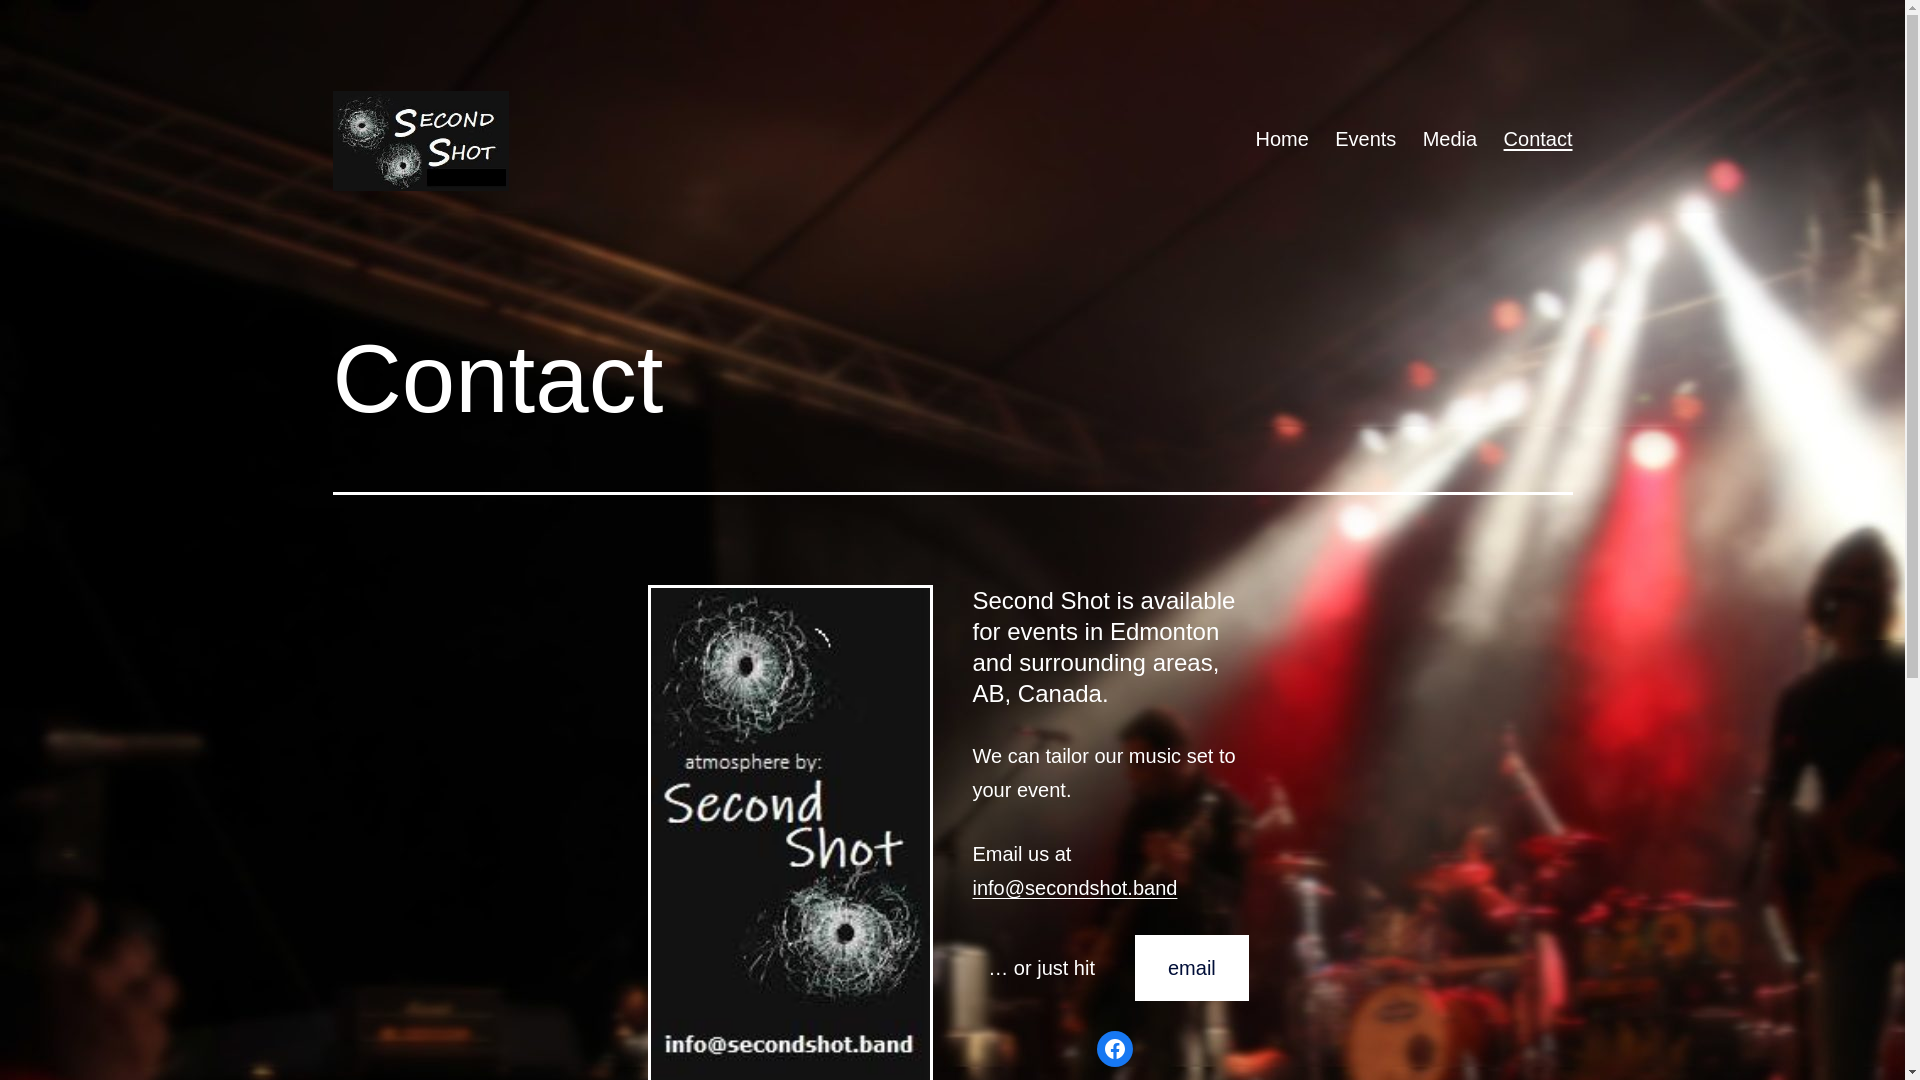 The height and width of the screenshot is (1080, 1920). Describe the element at coordinates (1073, 886) in the screenshot. I see `'info@secondshot.band'` at that location.